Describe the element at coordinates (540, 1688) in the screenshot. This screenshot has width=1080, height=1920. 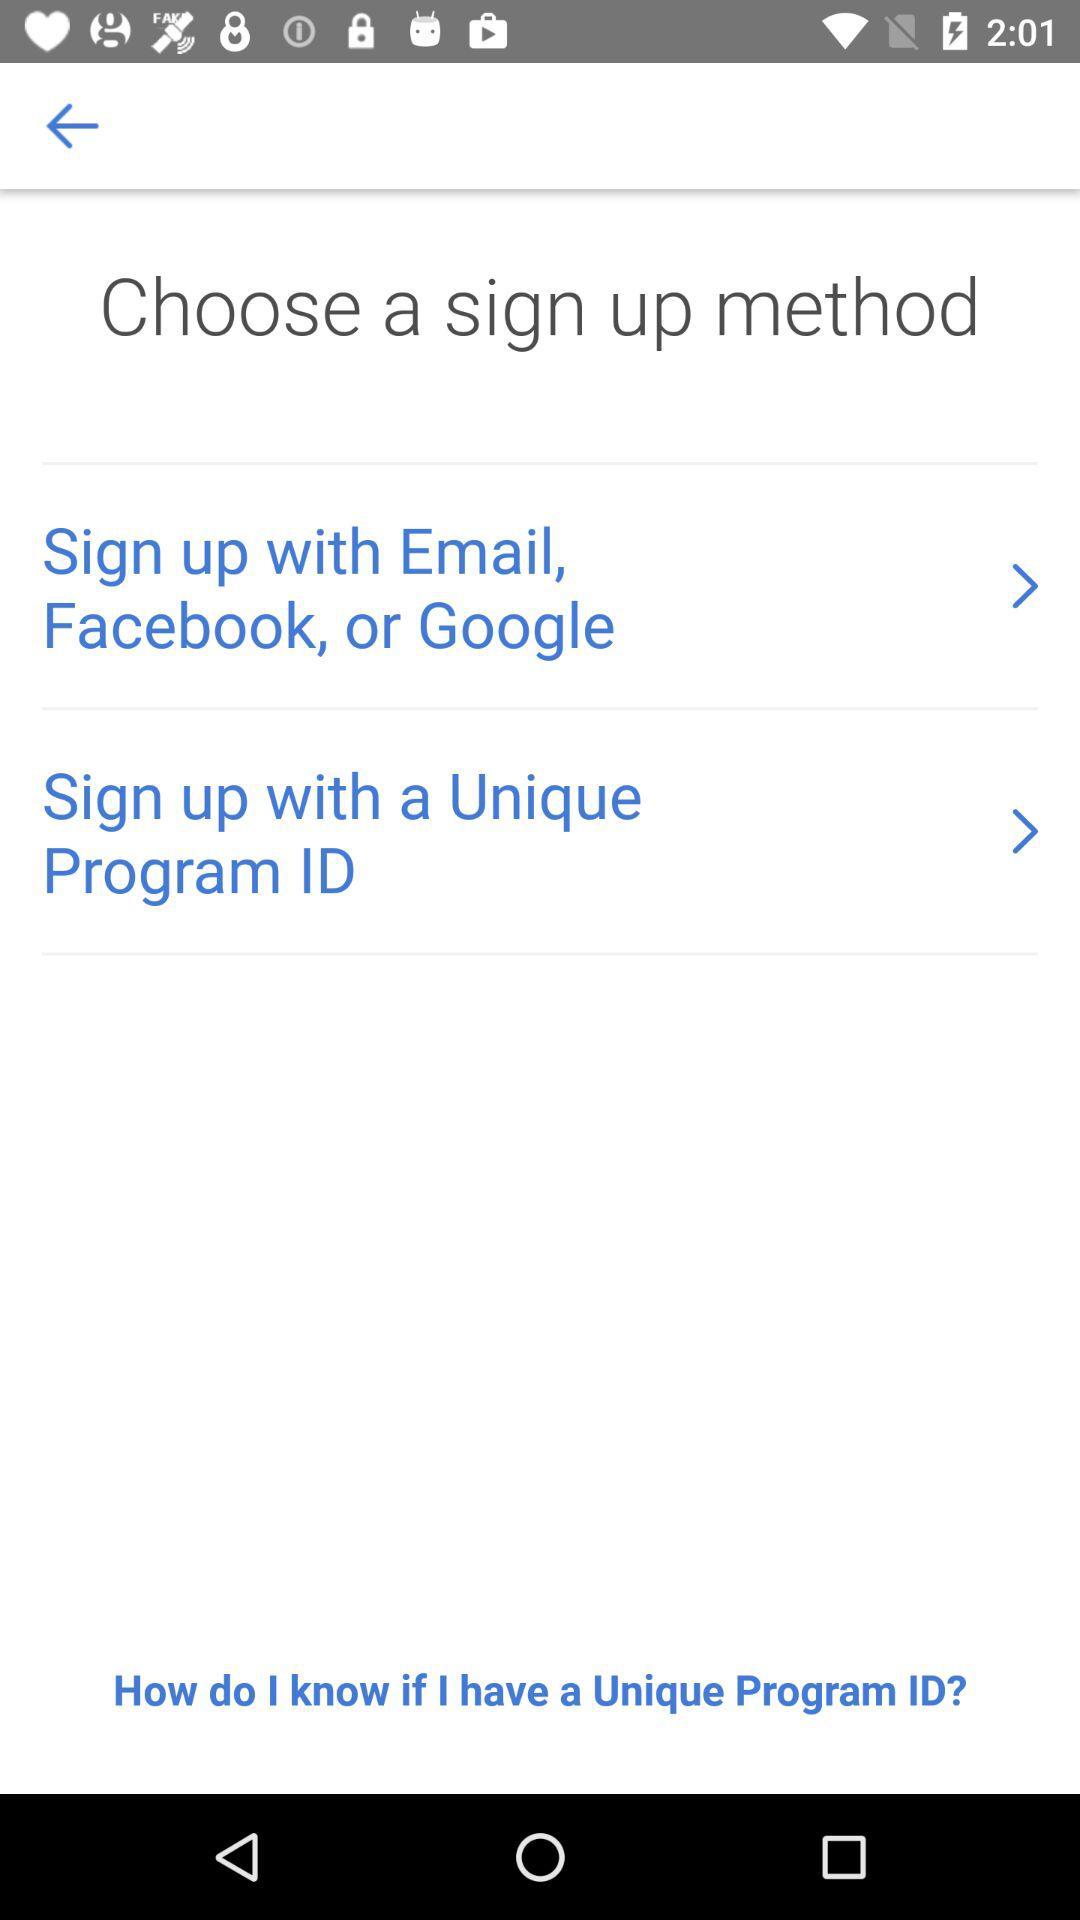
I see `the how do i` at that location.